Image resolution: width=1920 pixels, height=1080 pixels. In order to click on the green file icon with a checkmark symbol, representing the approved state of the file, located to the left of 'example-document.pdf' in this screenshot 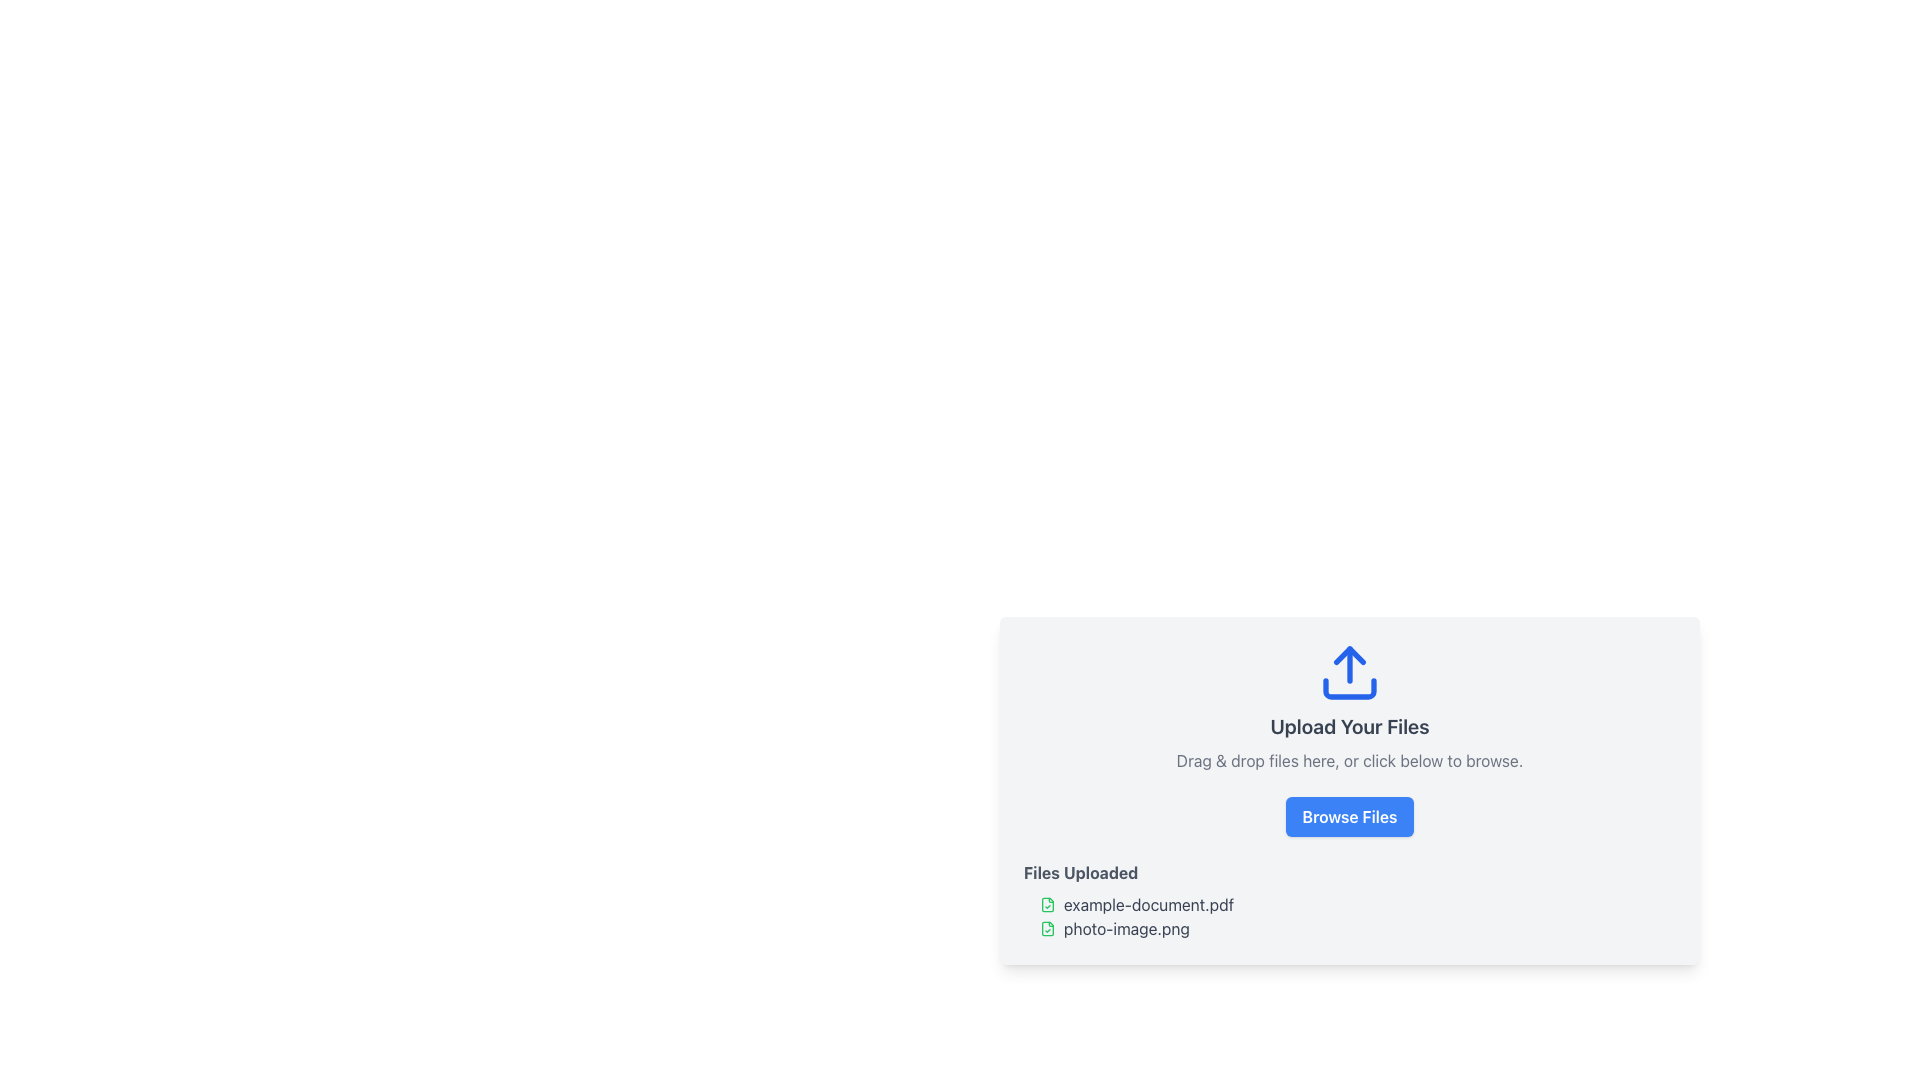, I will do `click(1046, 905)`.